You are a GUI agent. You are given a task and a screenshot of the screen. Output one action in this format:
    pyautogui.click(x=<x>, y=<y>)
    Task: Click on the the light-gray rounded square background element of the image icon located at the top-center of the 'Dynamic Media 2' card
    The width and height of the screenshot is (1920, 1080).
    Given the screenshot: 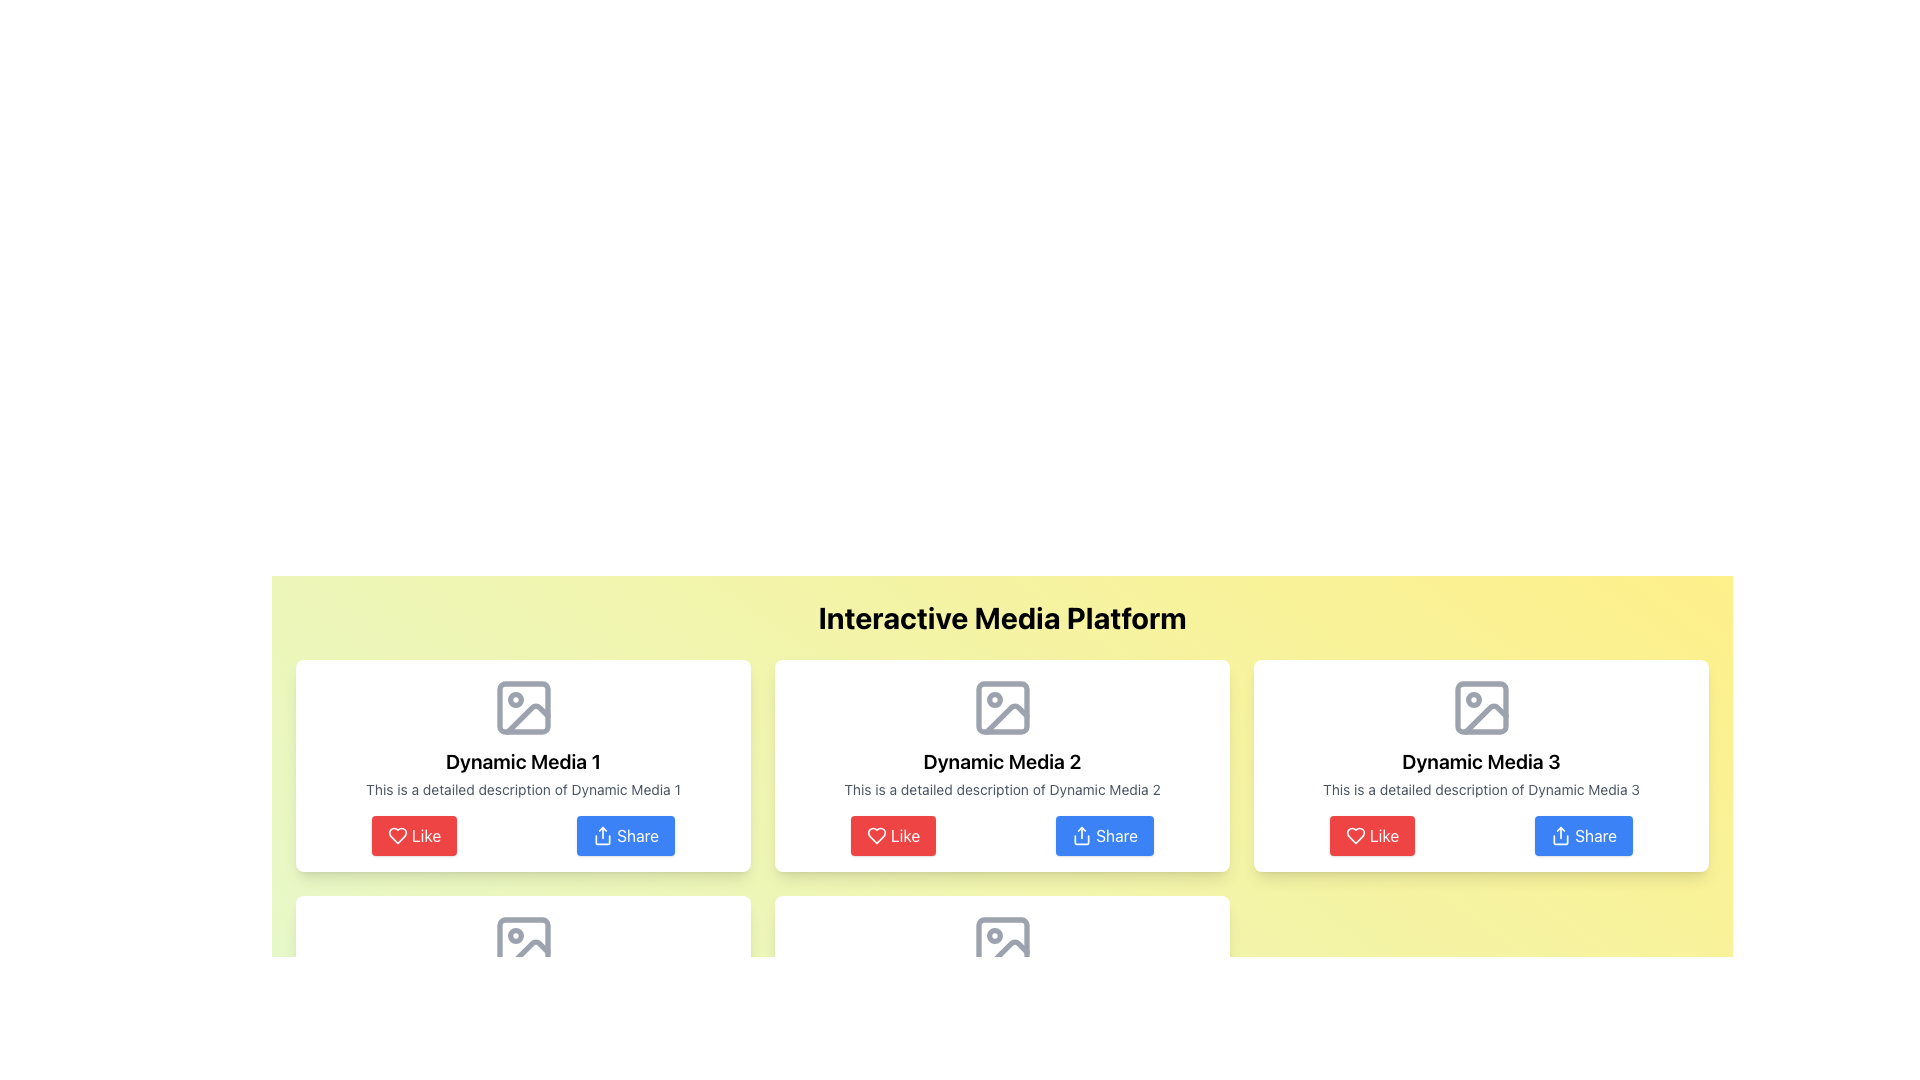 What is the action you would take?
    pyautogui.click(x=1002, y=707)
    